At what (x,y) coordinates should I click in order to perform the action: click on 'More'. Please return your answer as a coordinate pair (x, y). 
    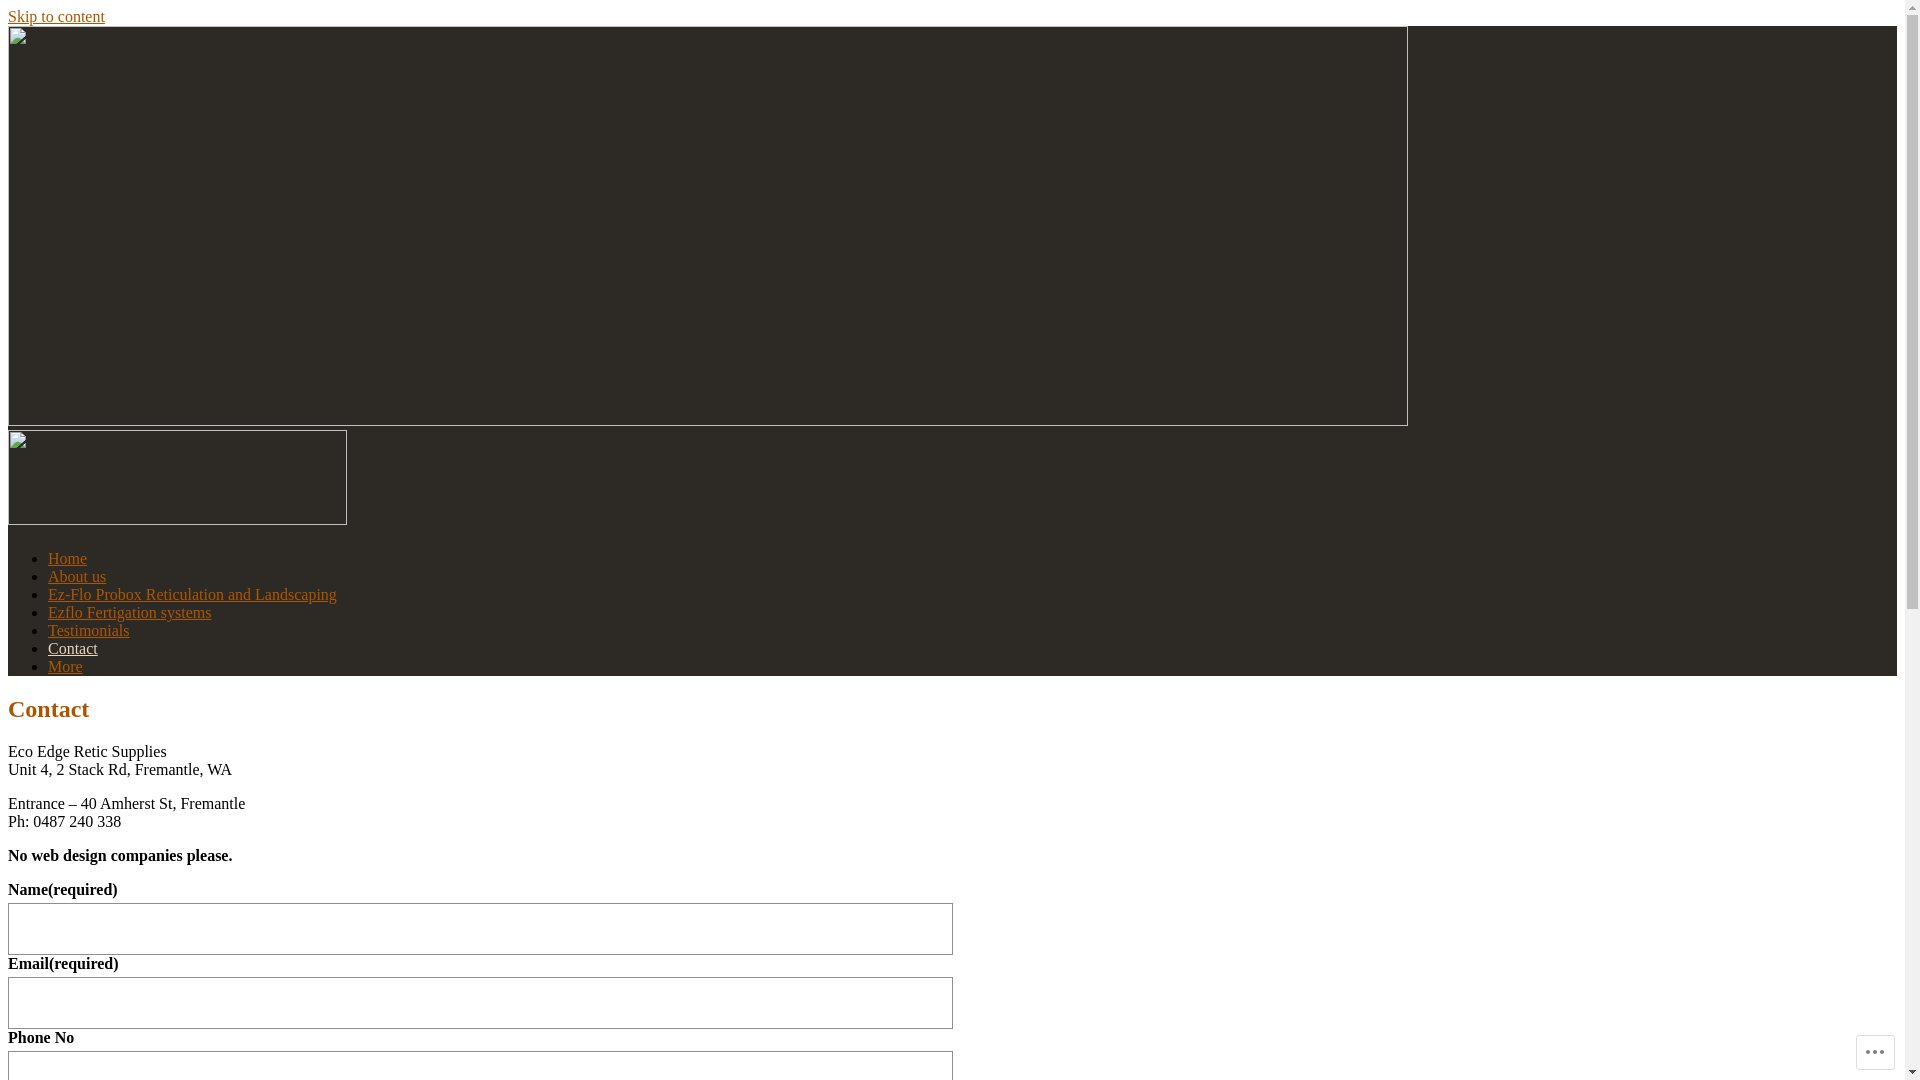
    Looking at the image, I should click on (65, 666).